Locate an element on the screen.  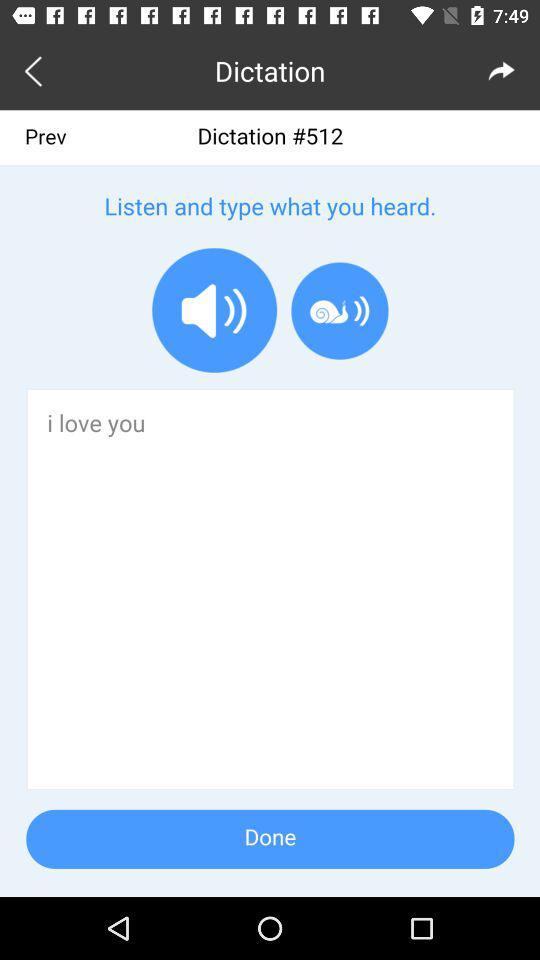
preview button is located at coordinates (37, 70).